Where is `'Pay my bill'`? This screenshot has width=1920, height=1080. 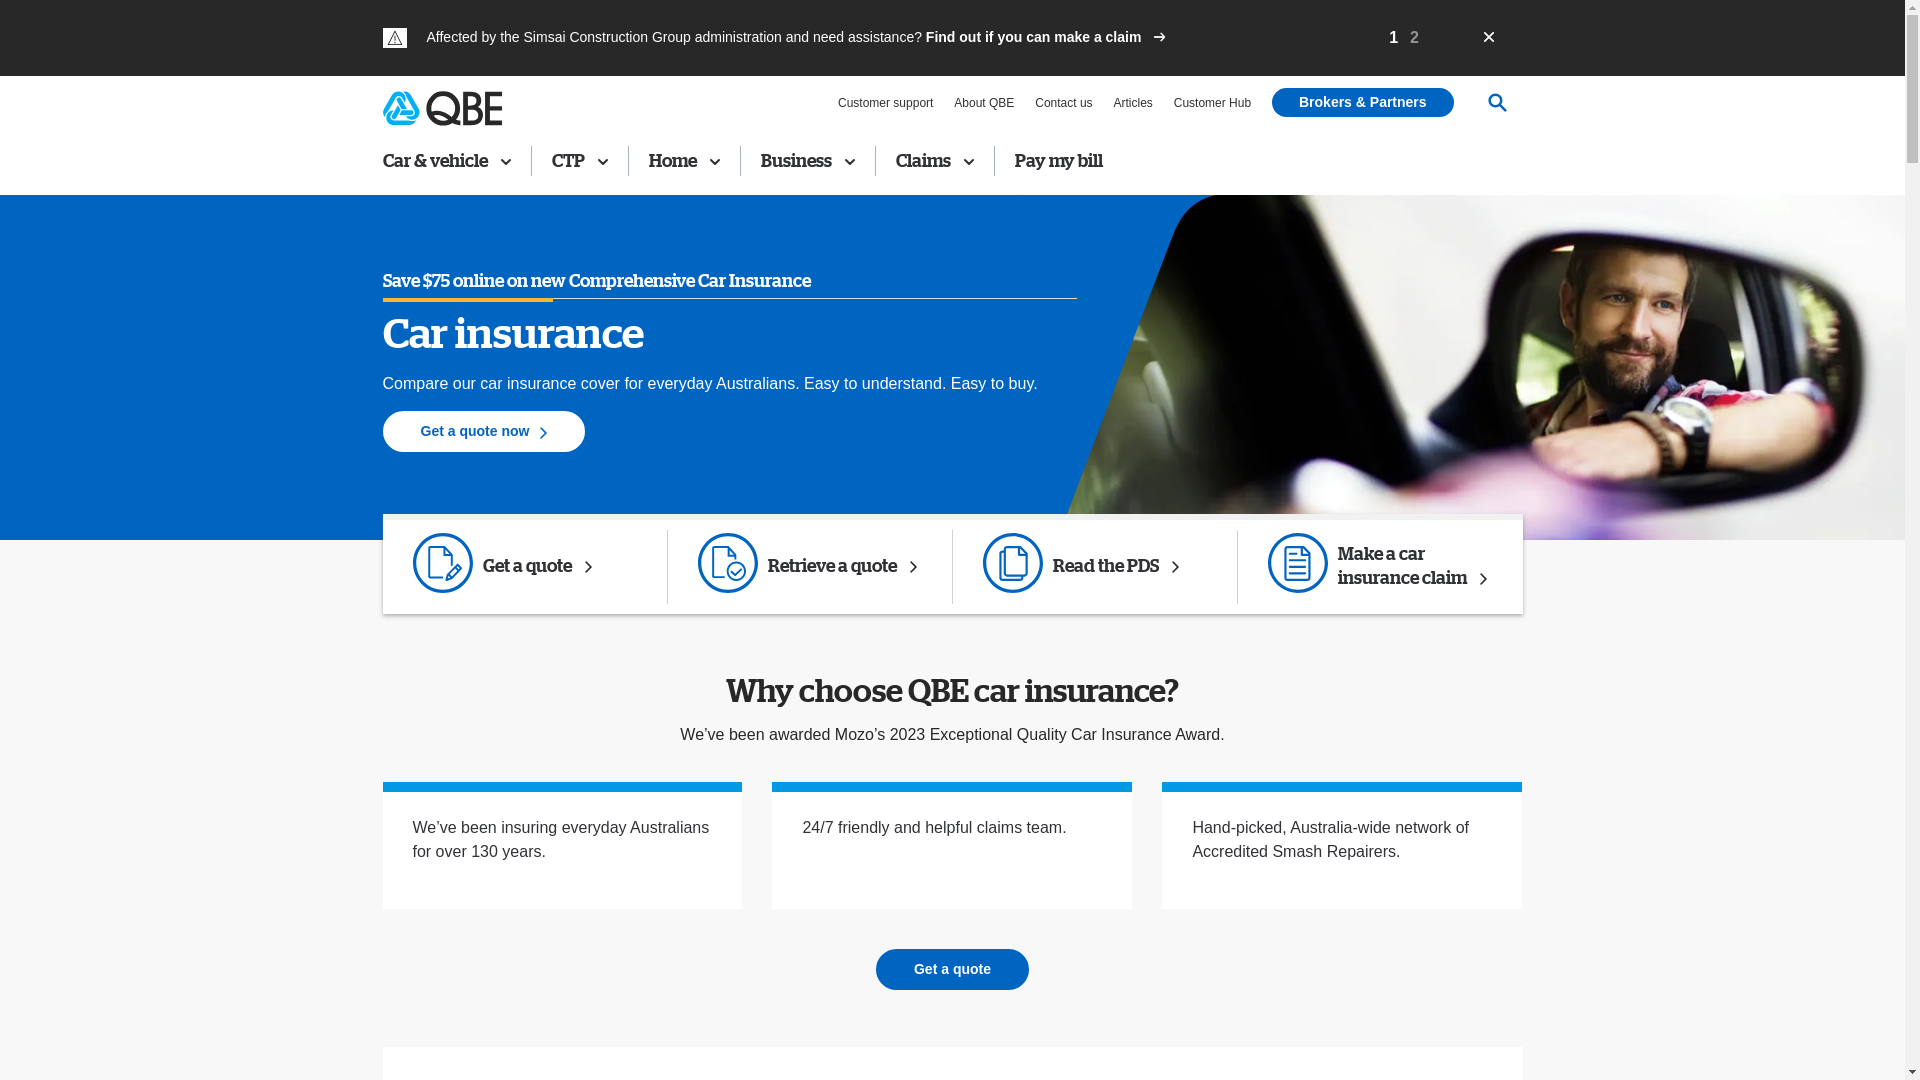
'Pay my bill' is located at coordinates (1056, 160).